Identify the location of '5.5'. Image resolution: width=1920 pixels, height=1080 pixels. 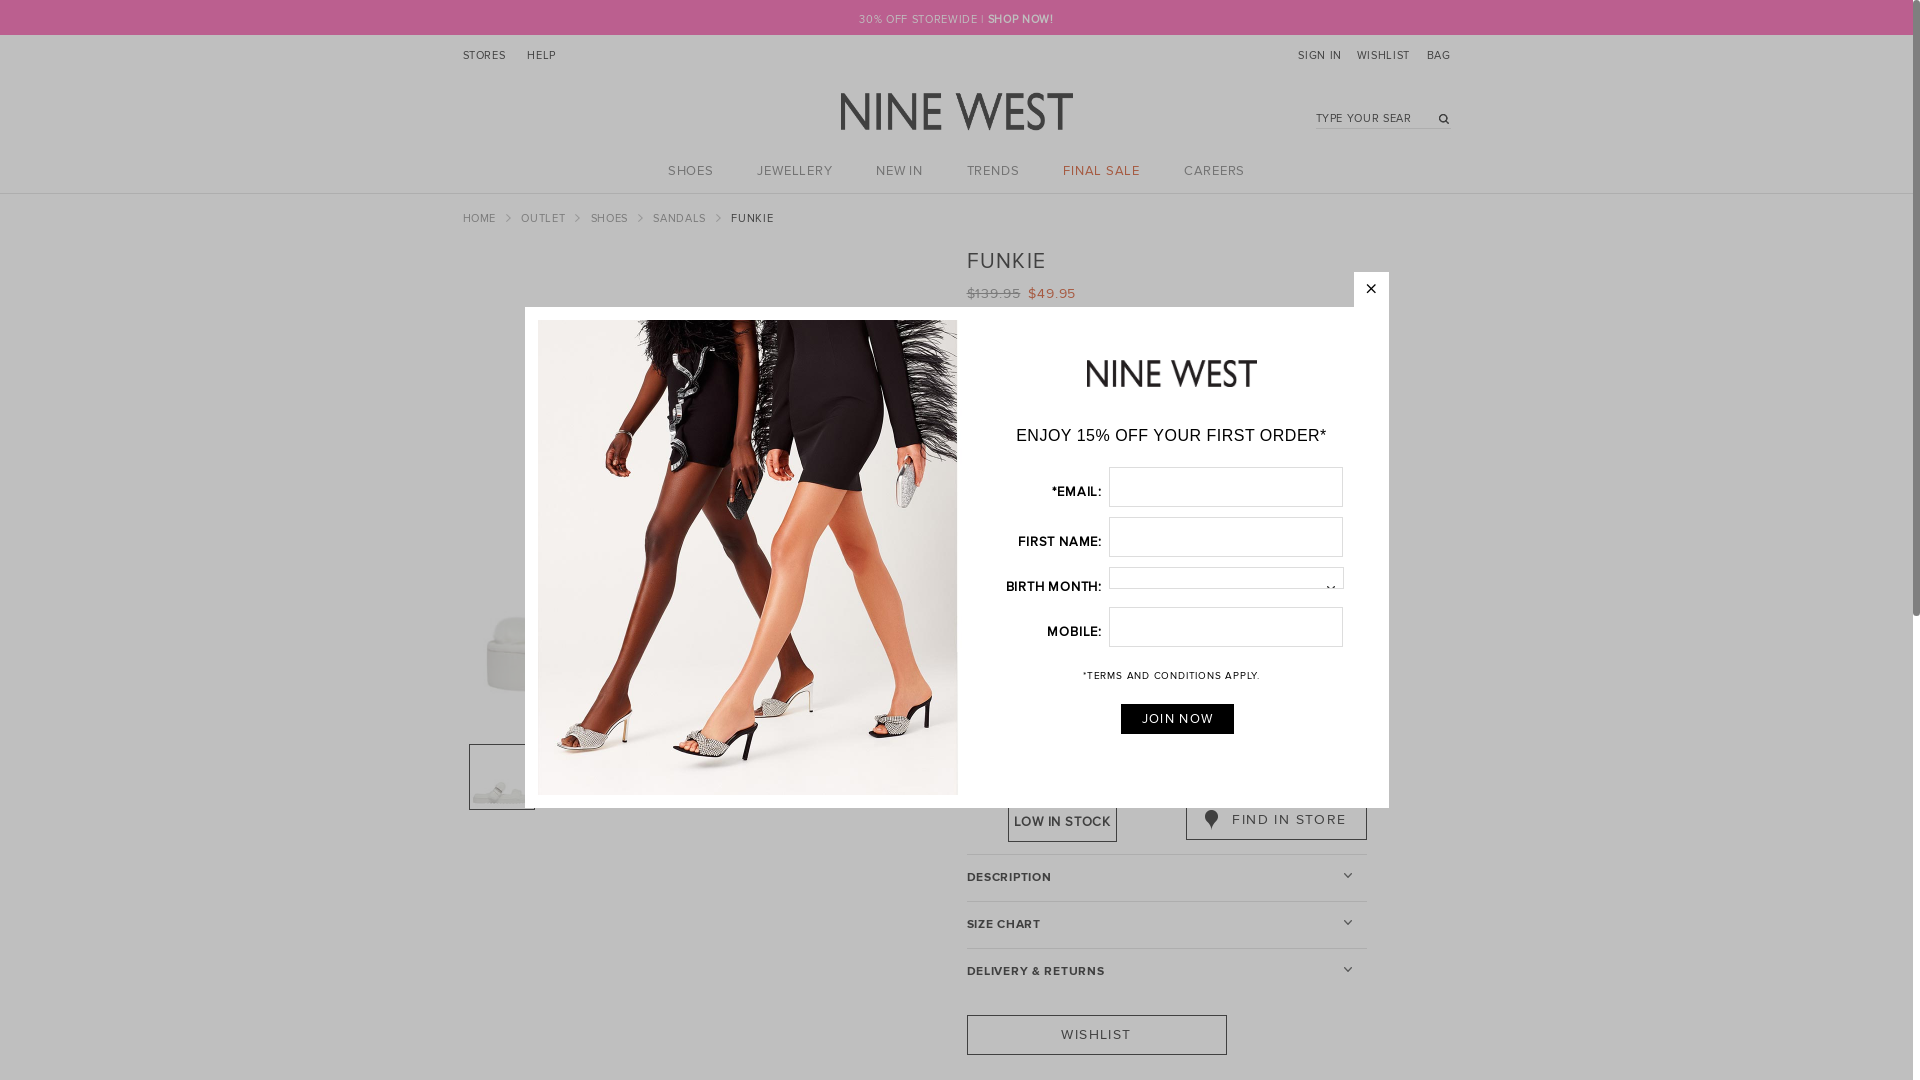
(1082, 489).